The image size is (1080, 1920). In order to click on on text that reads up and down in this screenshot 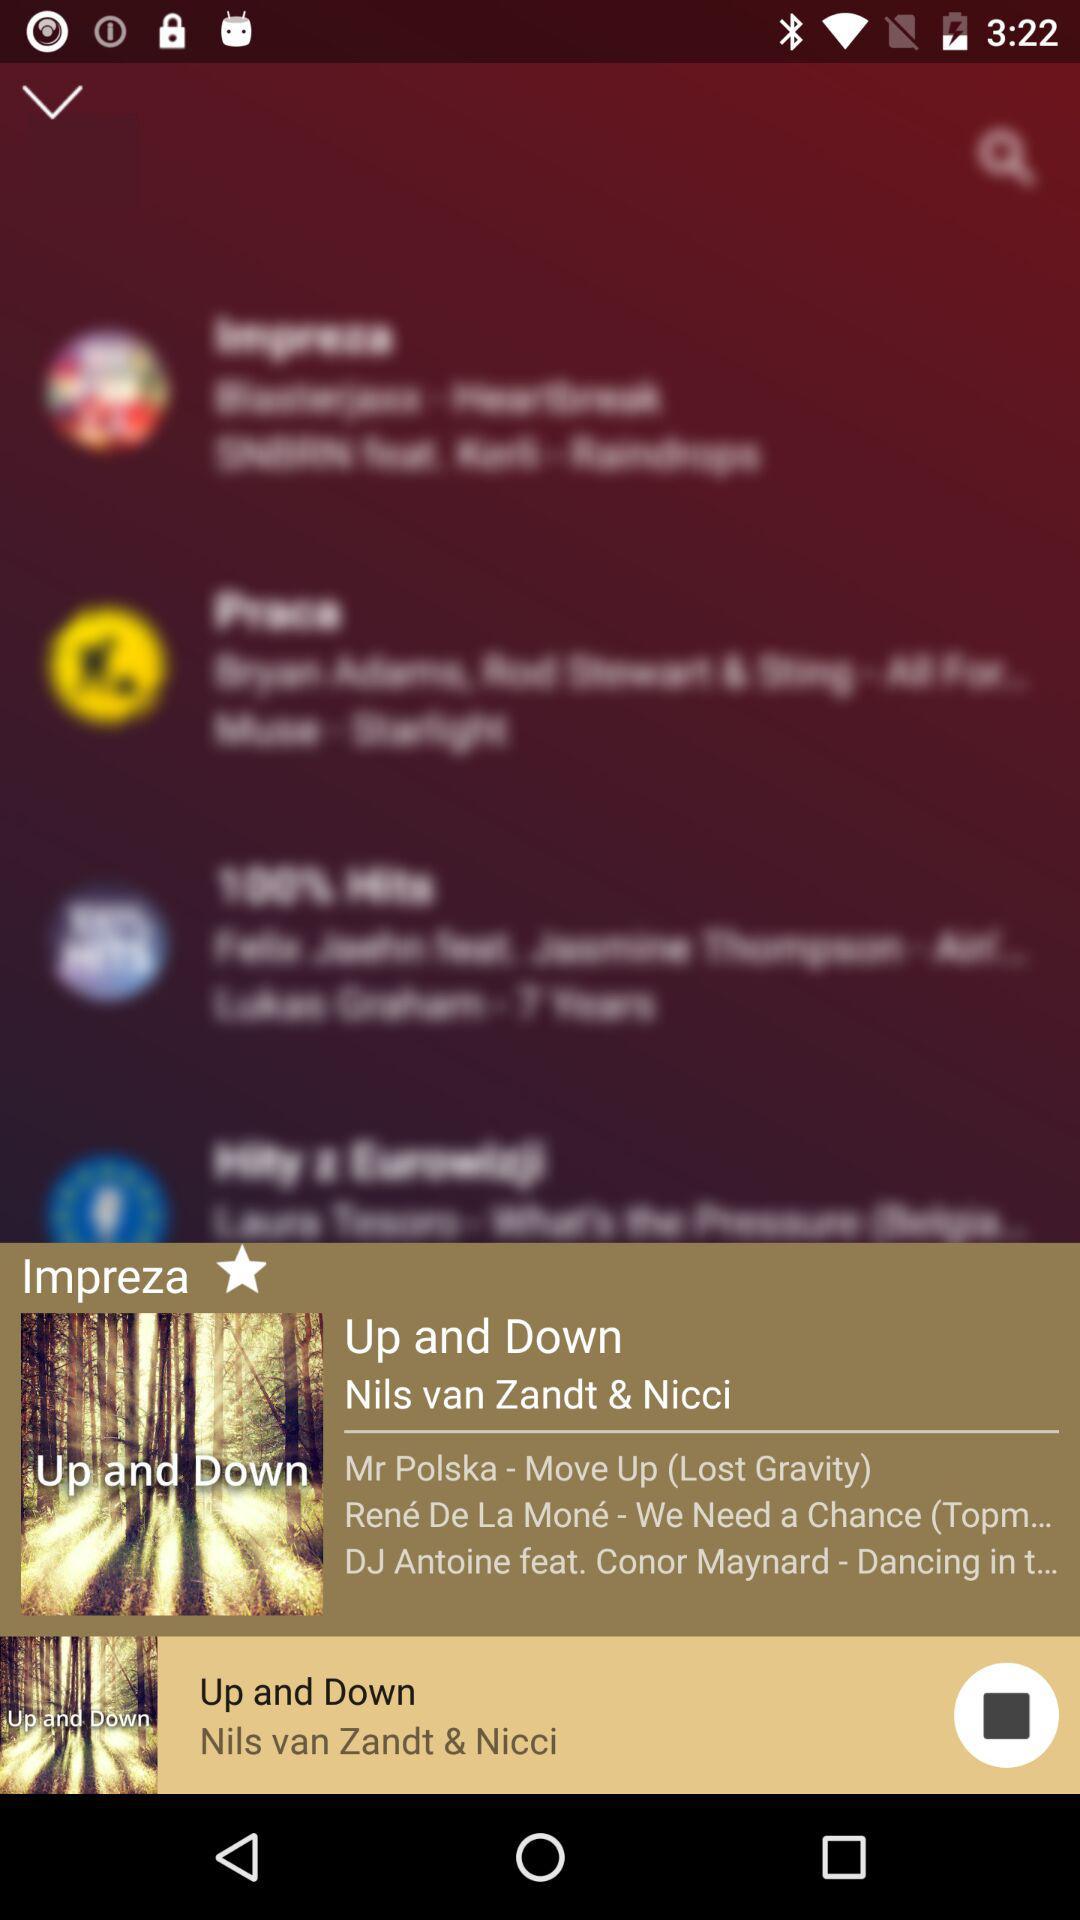, I will do `click(171, 1464)`.